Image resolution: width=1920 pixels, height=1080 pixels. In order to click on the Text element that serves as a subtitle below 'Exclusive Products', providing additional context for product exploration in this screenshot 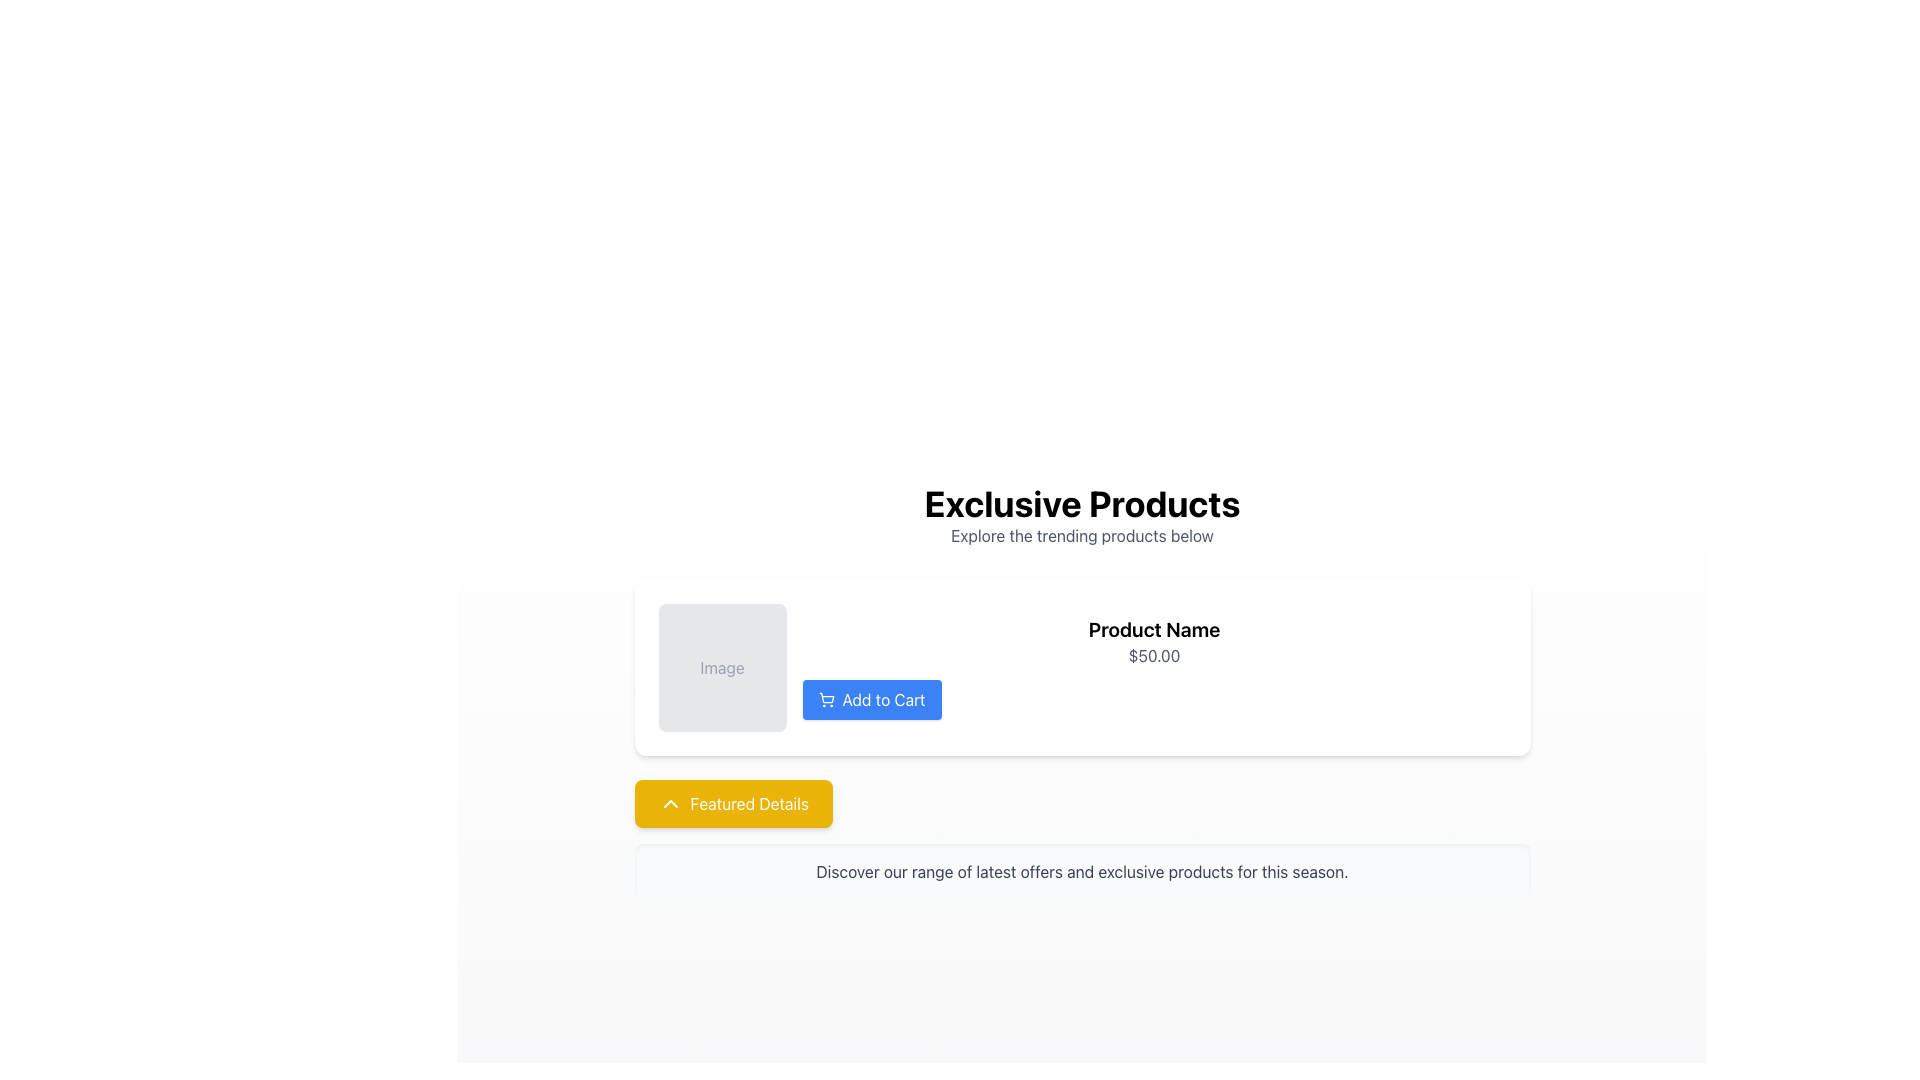, I will do `click(1081, 535)`.